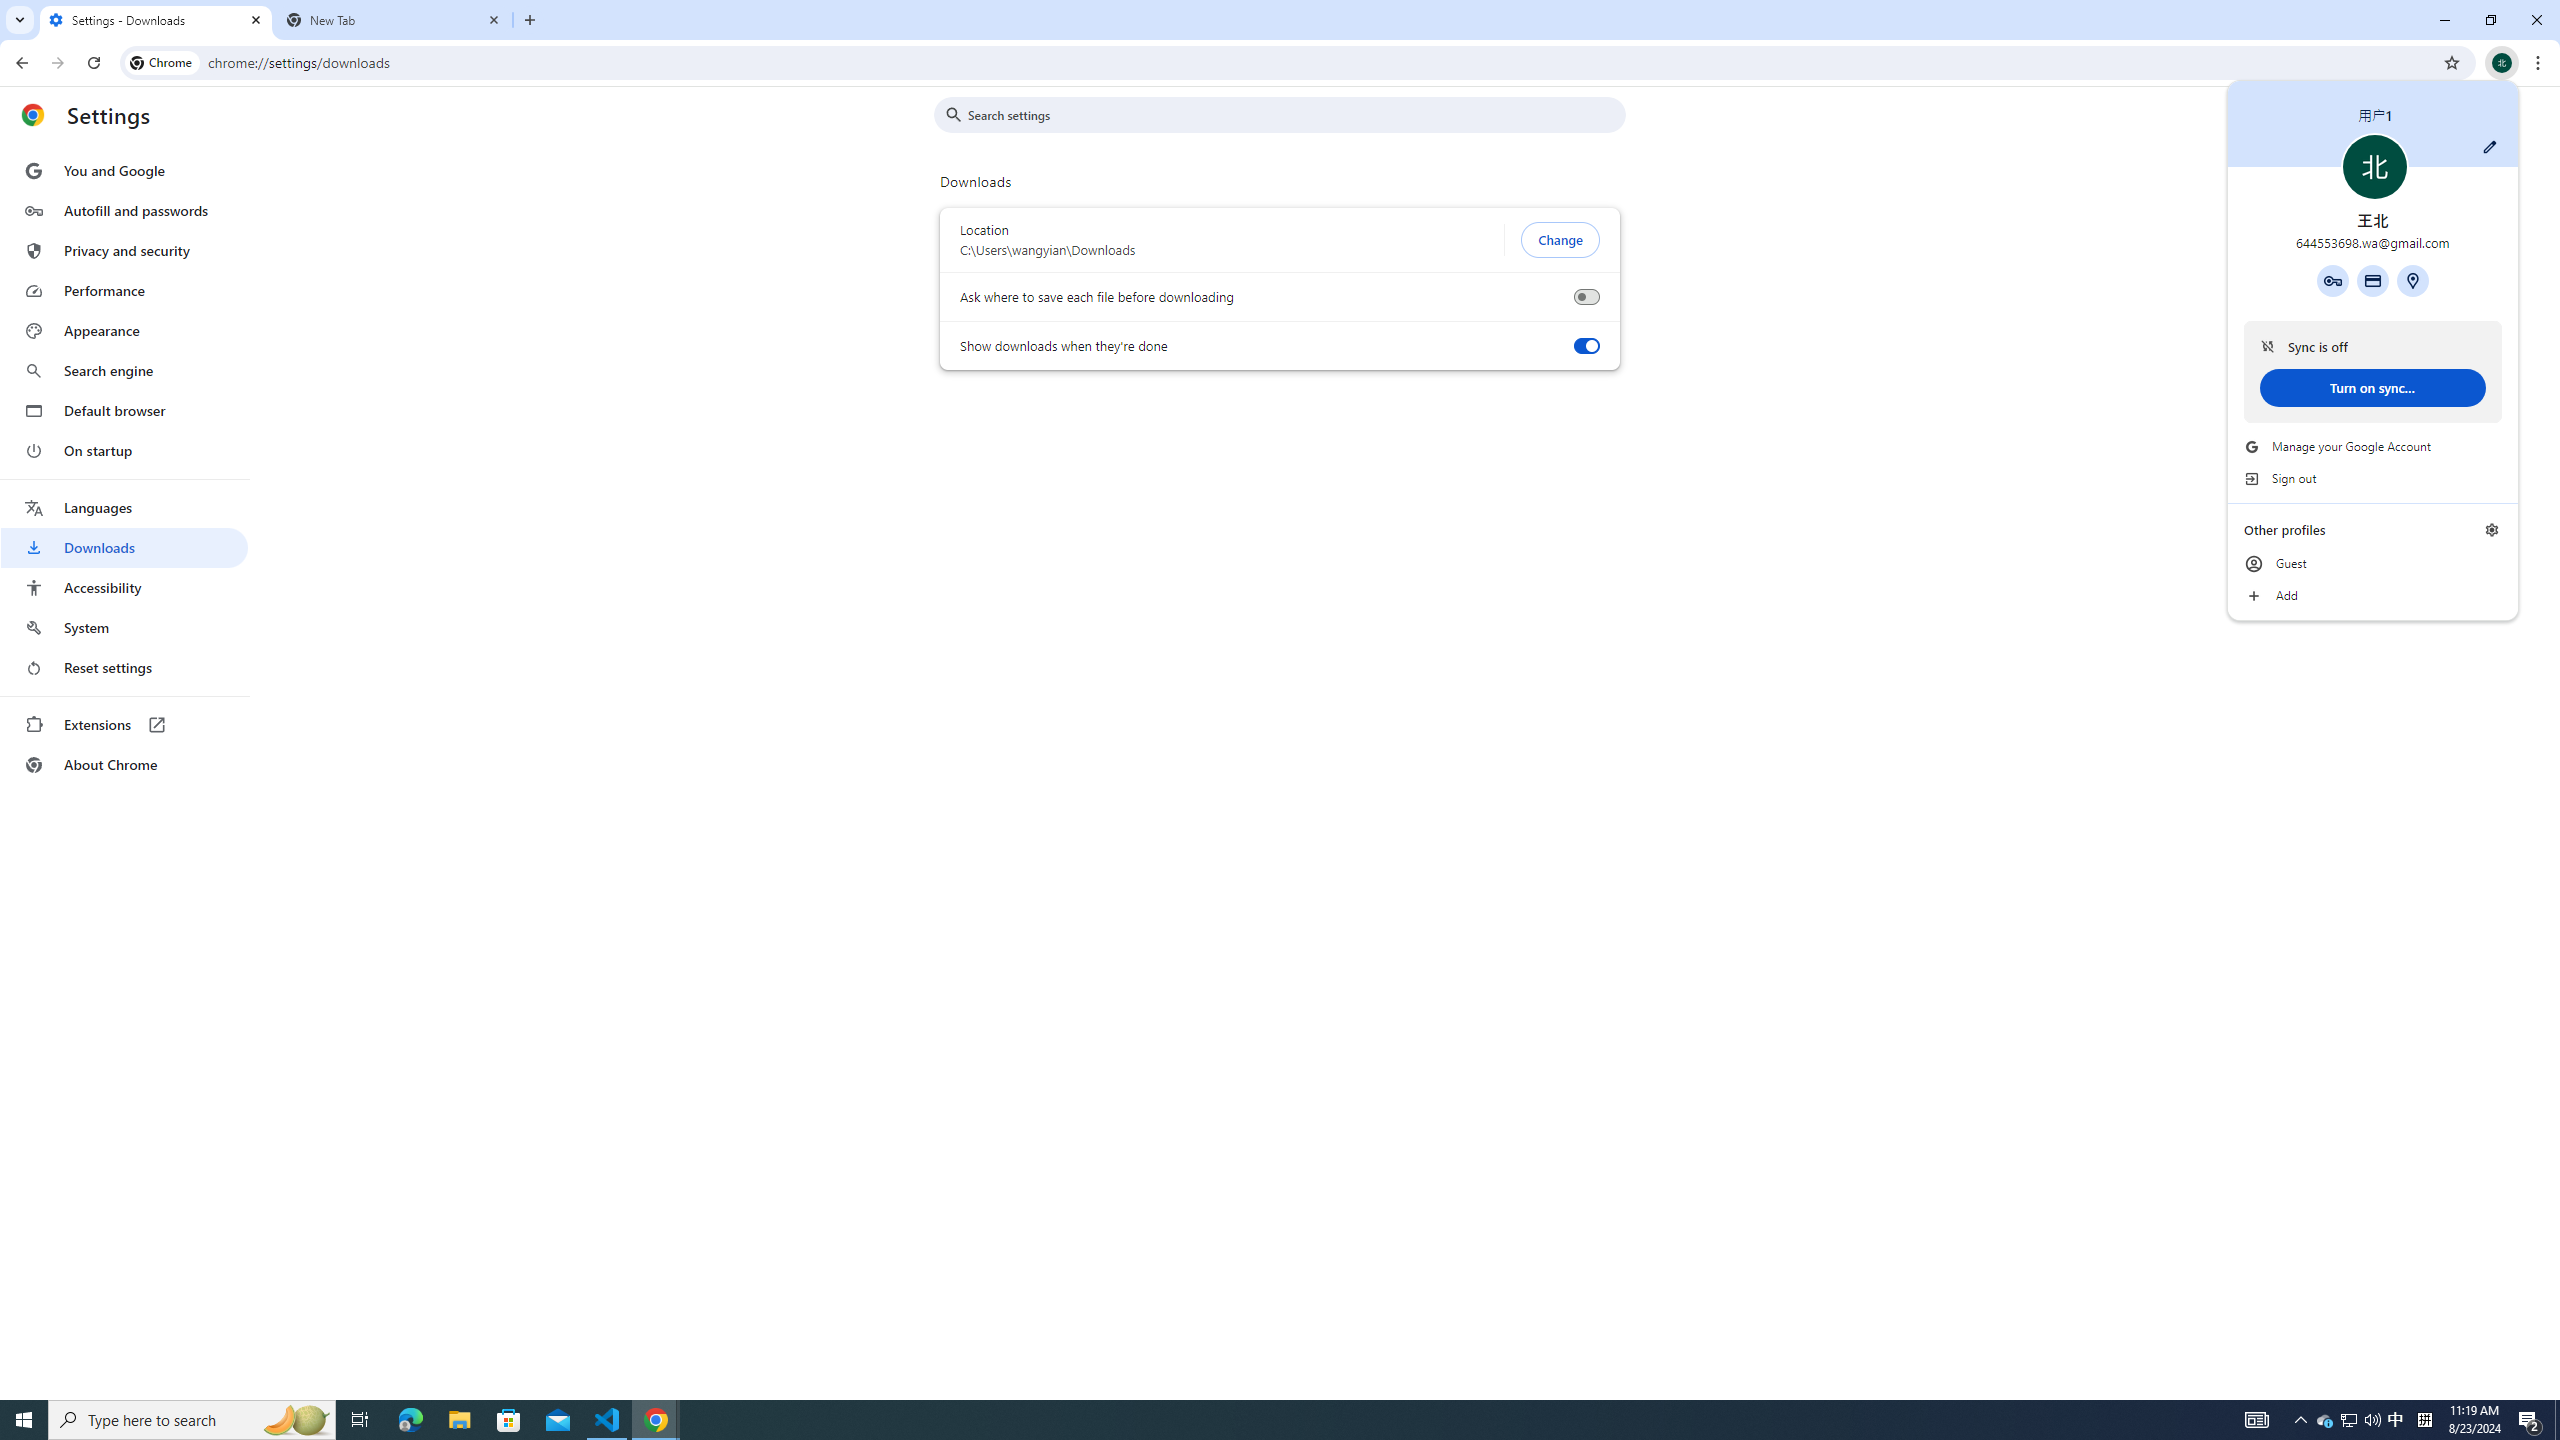 This screenshot has height=1440, width=2560. Describe the element at coordinates (2255, 1418) in the screenshot. I see `'AutomationID: 4105'` at that location.